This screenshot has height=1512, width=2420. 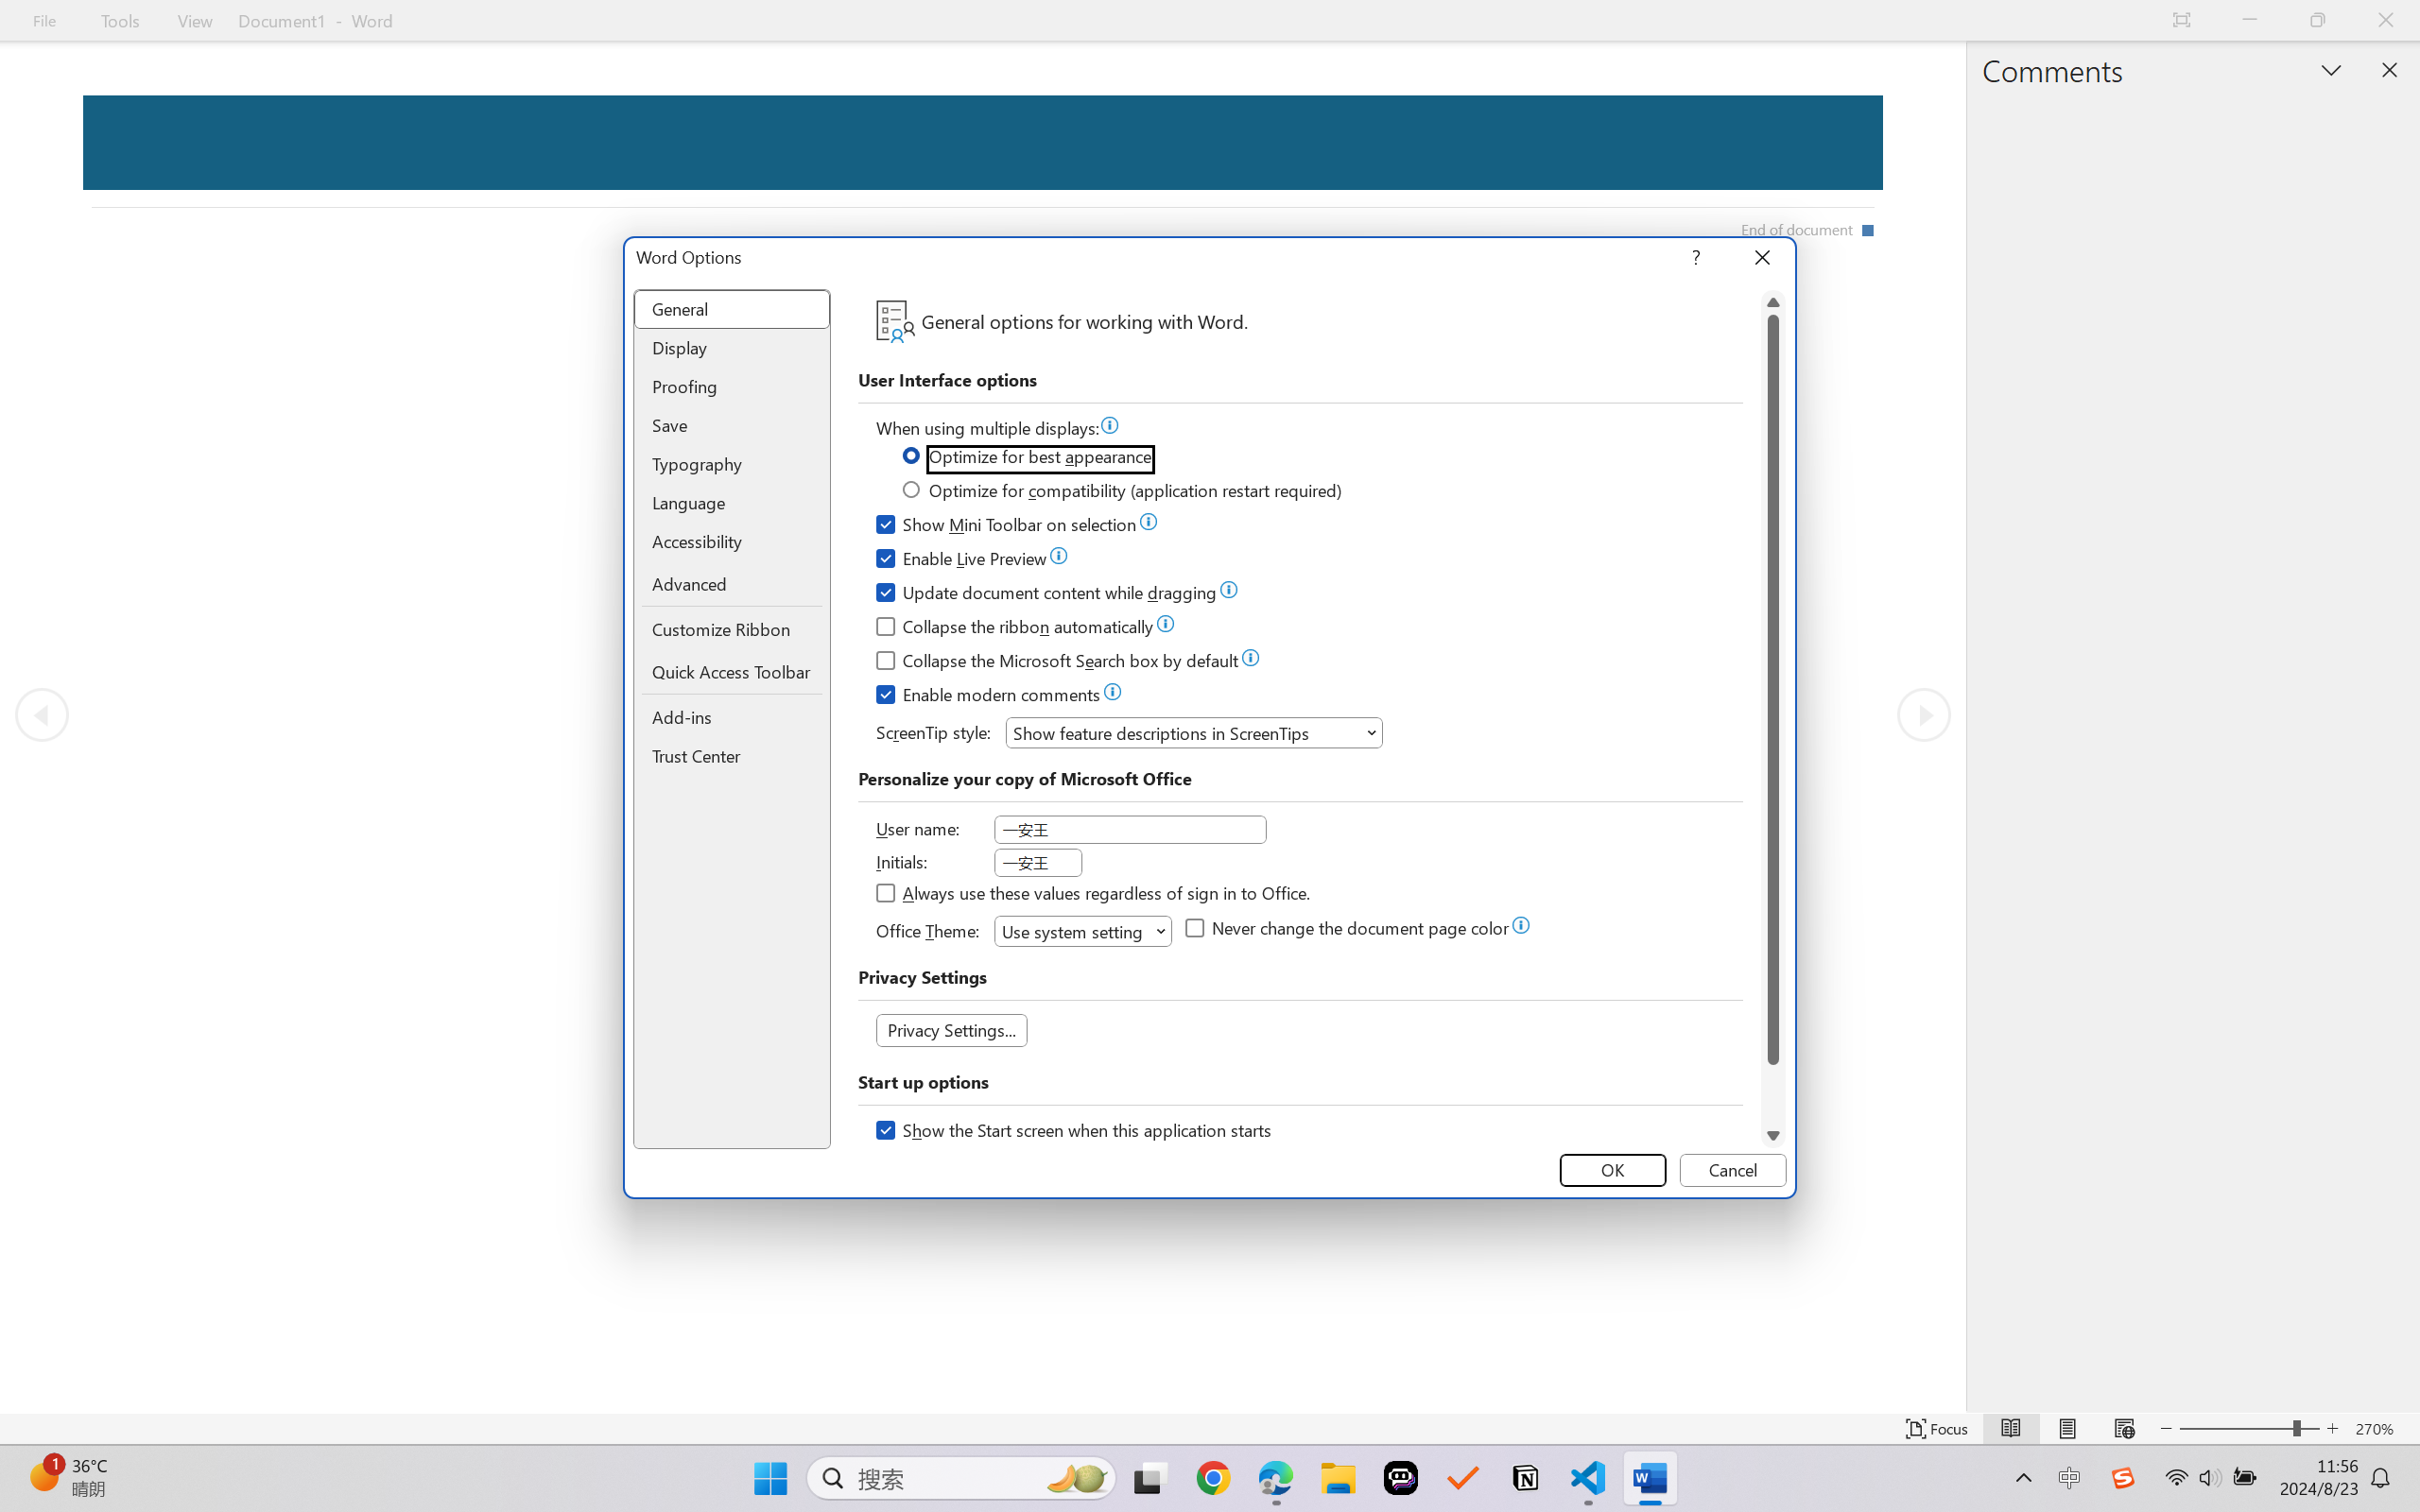 I want to click on 'Increase Text Size', so click(x=2331, y=1428).